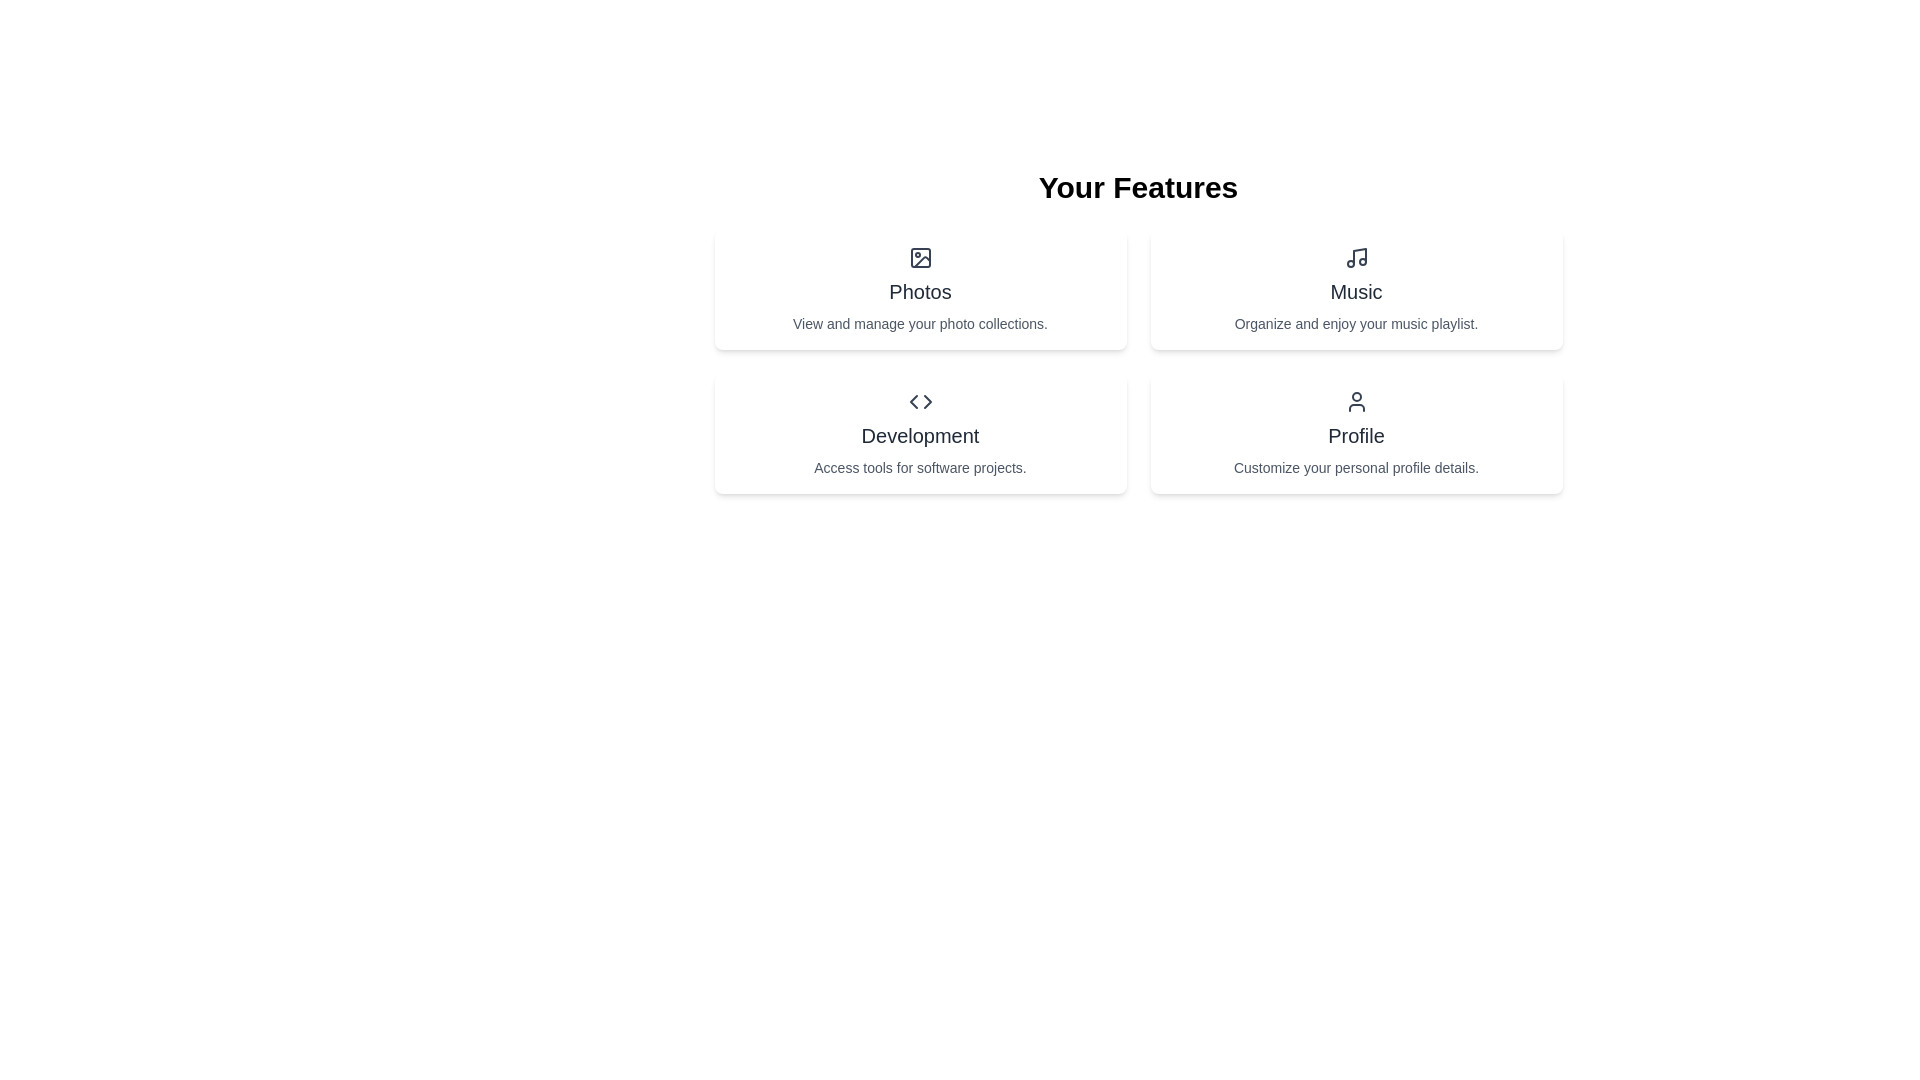 Image resolution: width=1920 pixels, height=1080 pixels. I want to click on the text label that titles the card section related to development tools, located below a graphic representation of angle brackets ('<>') in the bottom-left quadrant of the grid, so click(919, 434).